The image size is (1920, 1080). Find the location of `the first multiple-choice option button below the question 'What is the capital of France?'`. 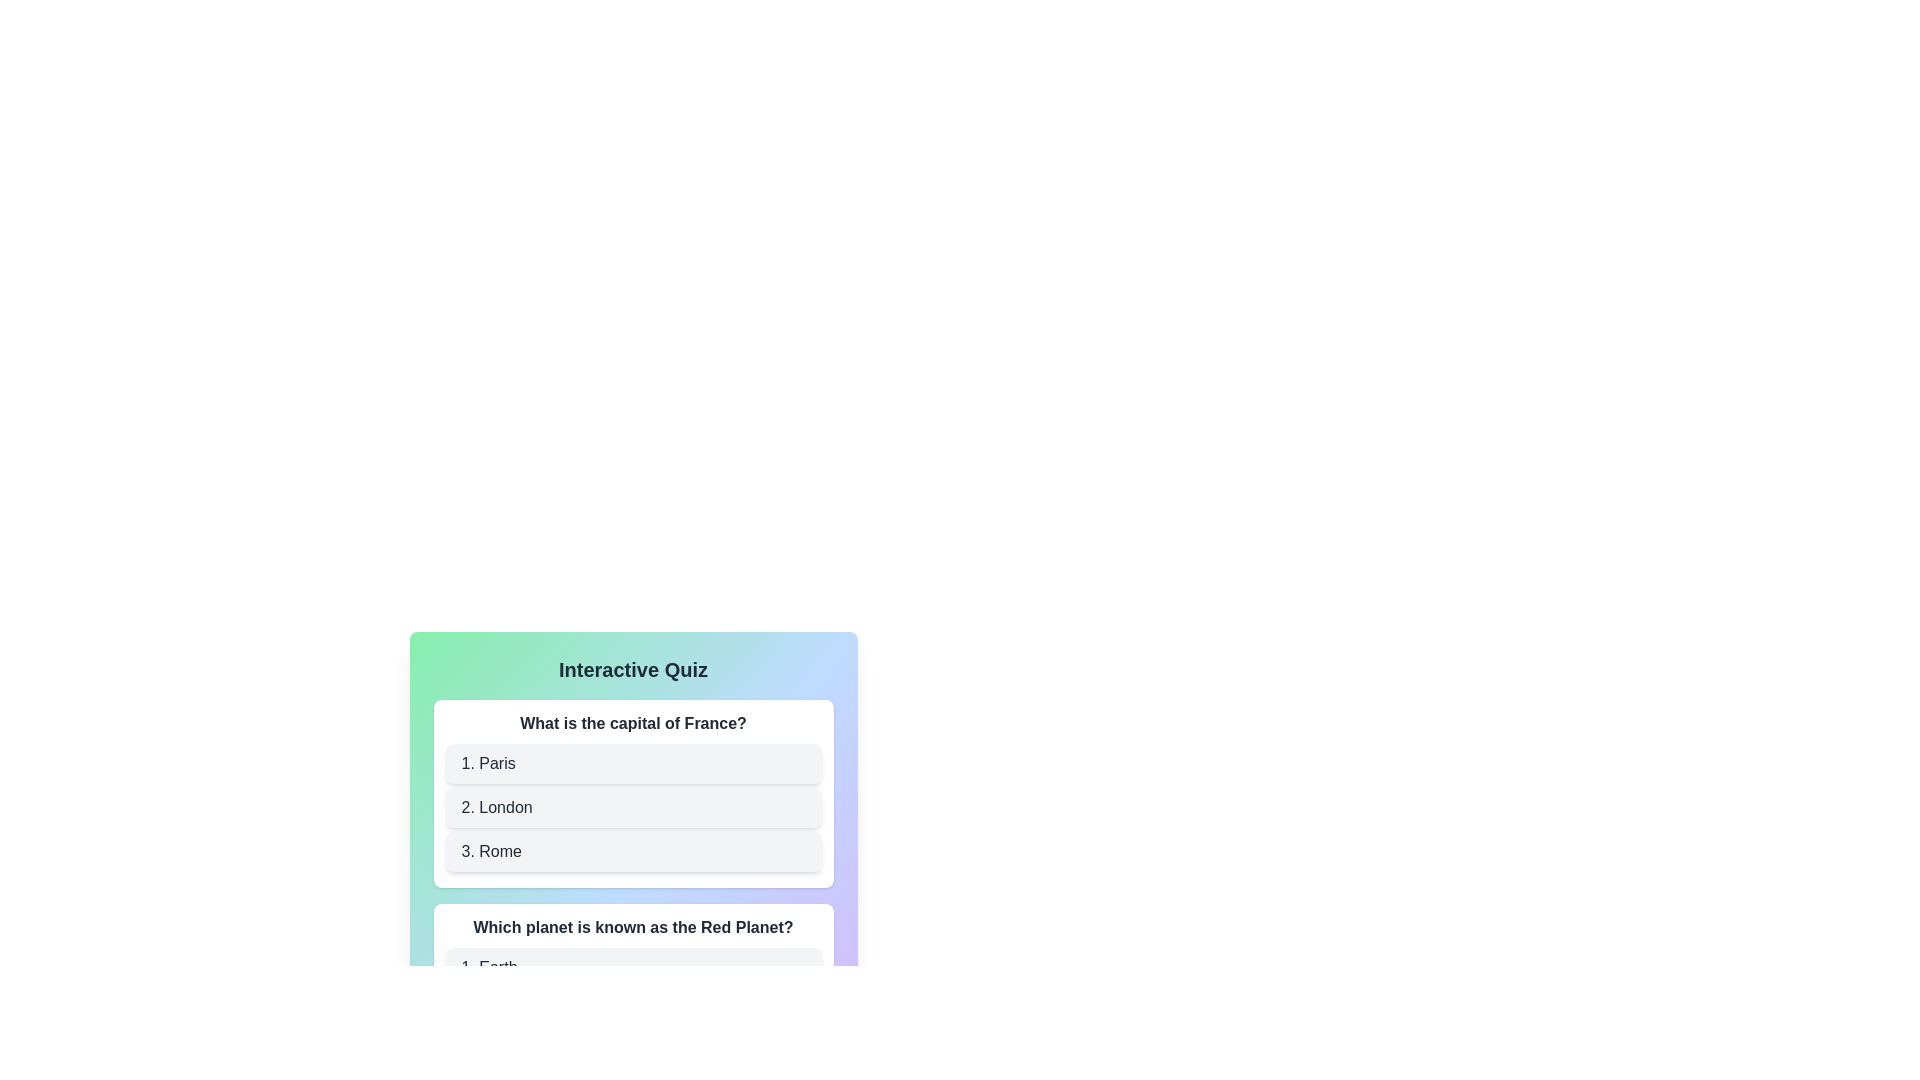

the first multiple-choice option button below the question 'What is the capital of France?' is located at coordinates (632, 763).